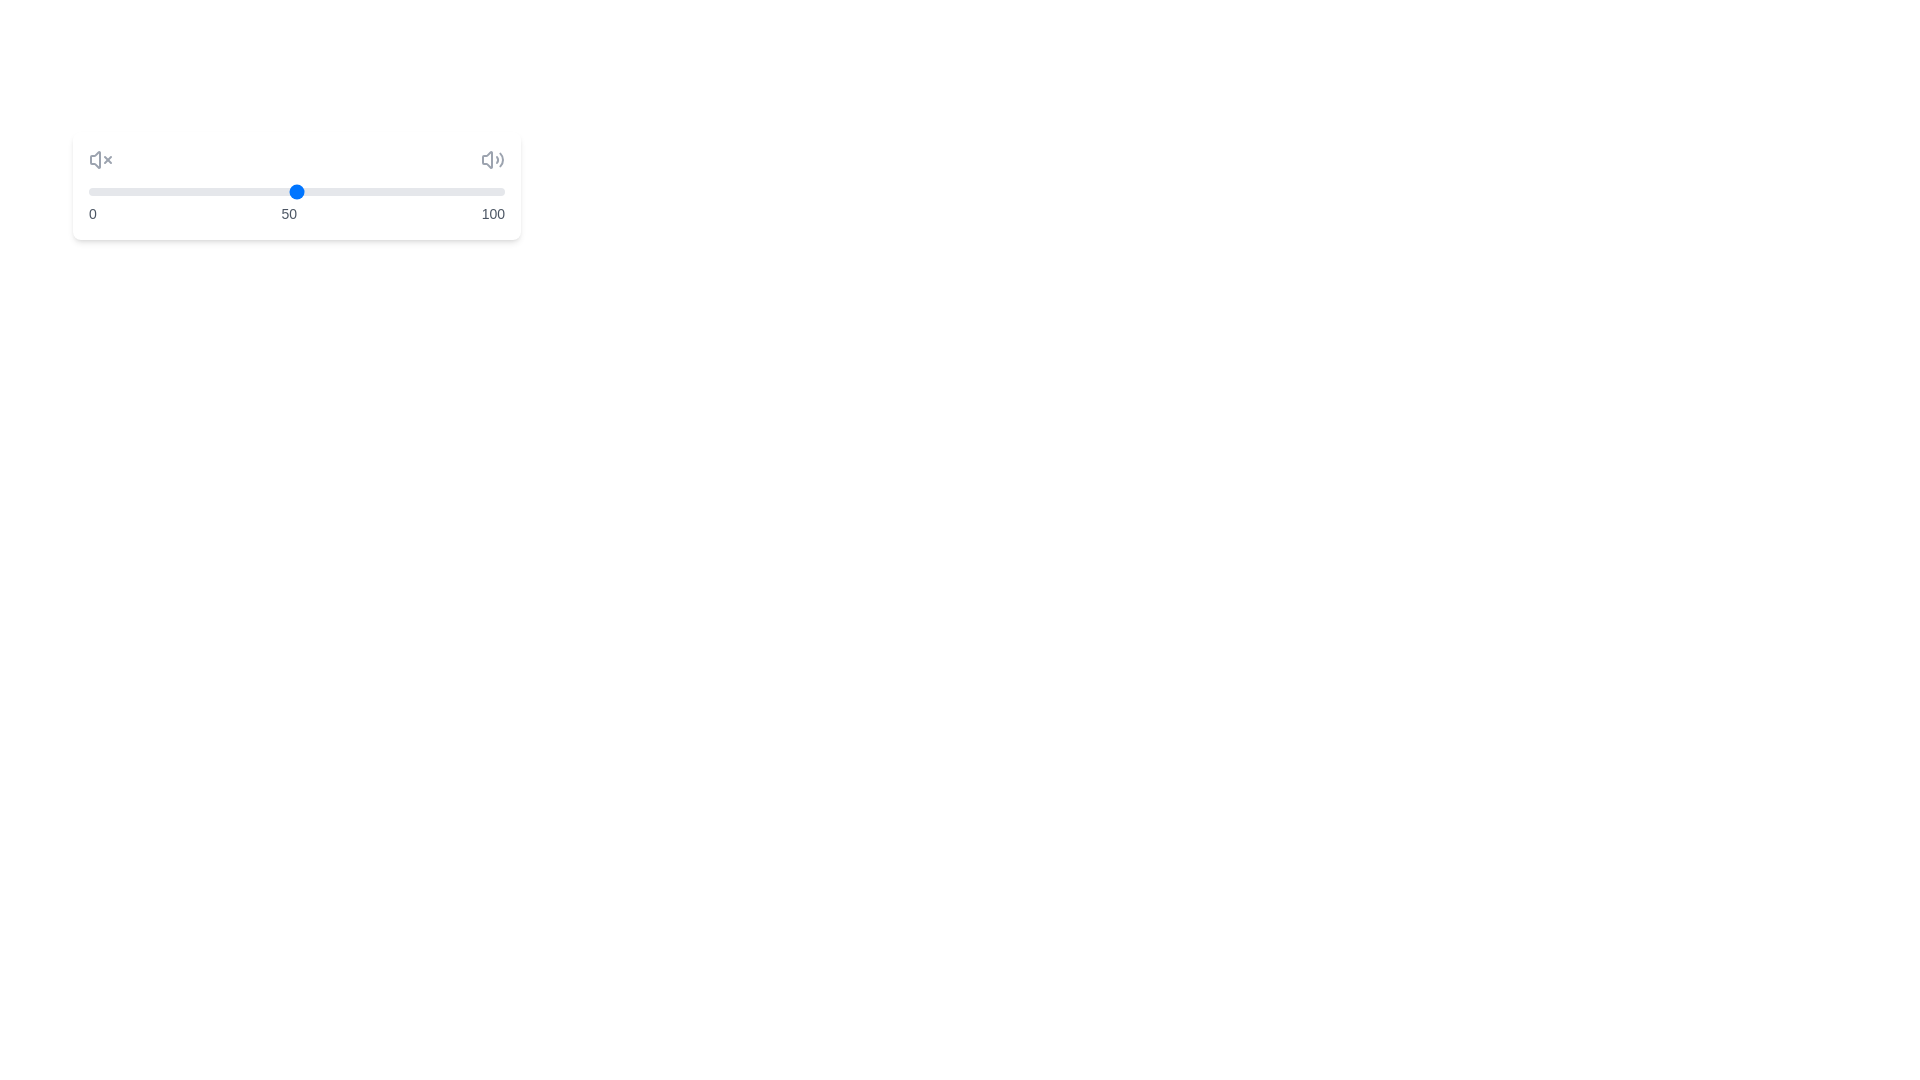  Describe the element at coordinates (493, 158) in the screenshot. I see `the volume icon on the right` at that location.